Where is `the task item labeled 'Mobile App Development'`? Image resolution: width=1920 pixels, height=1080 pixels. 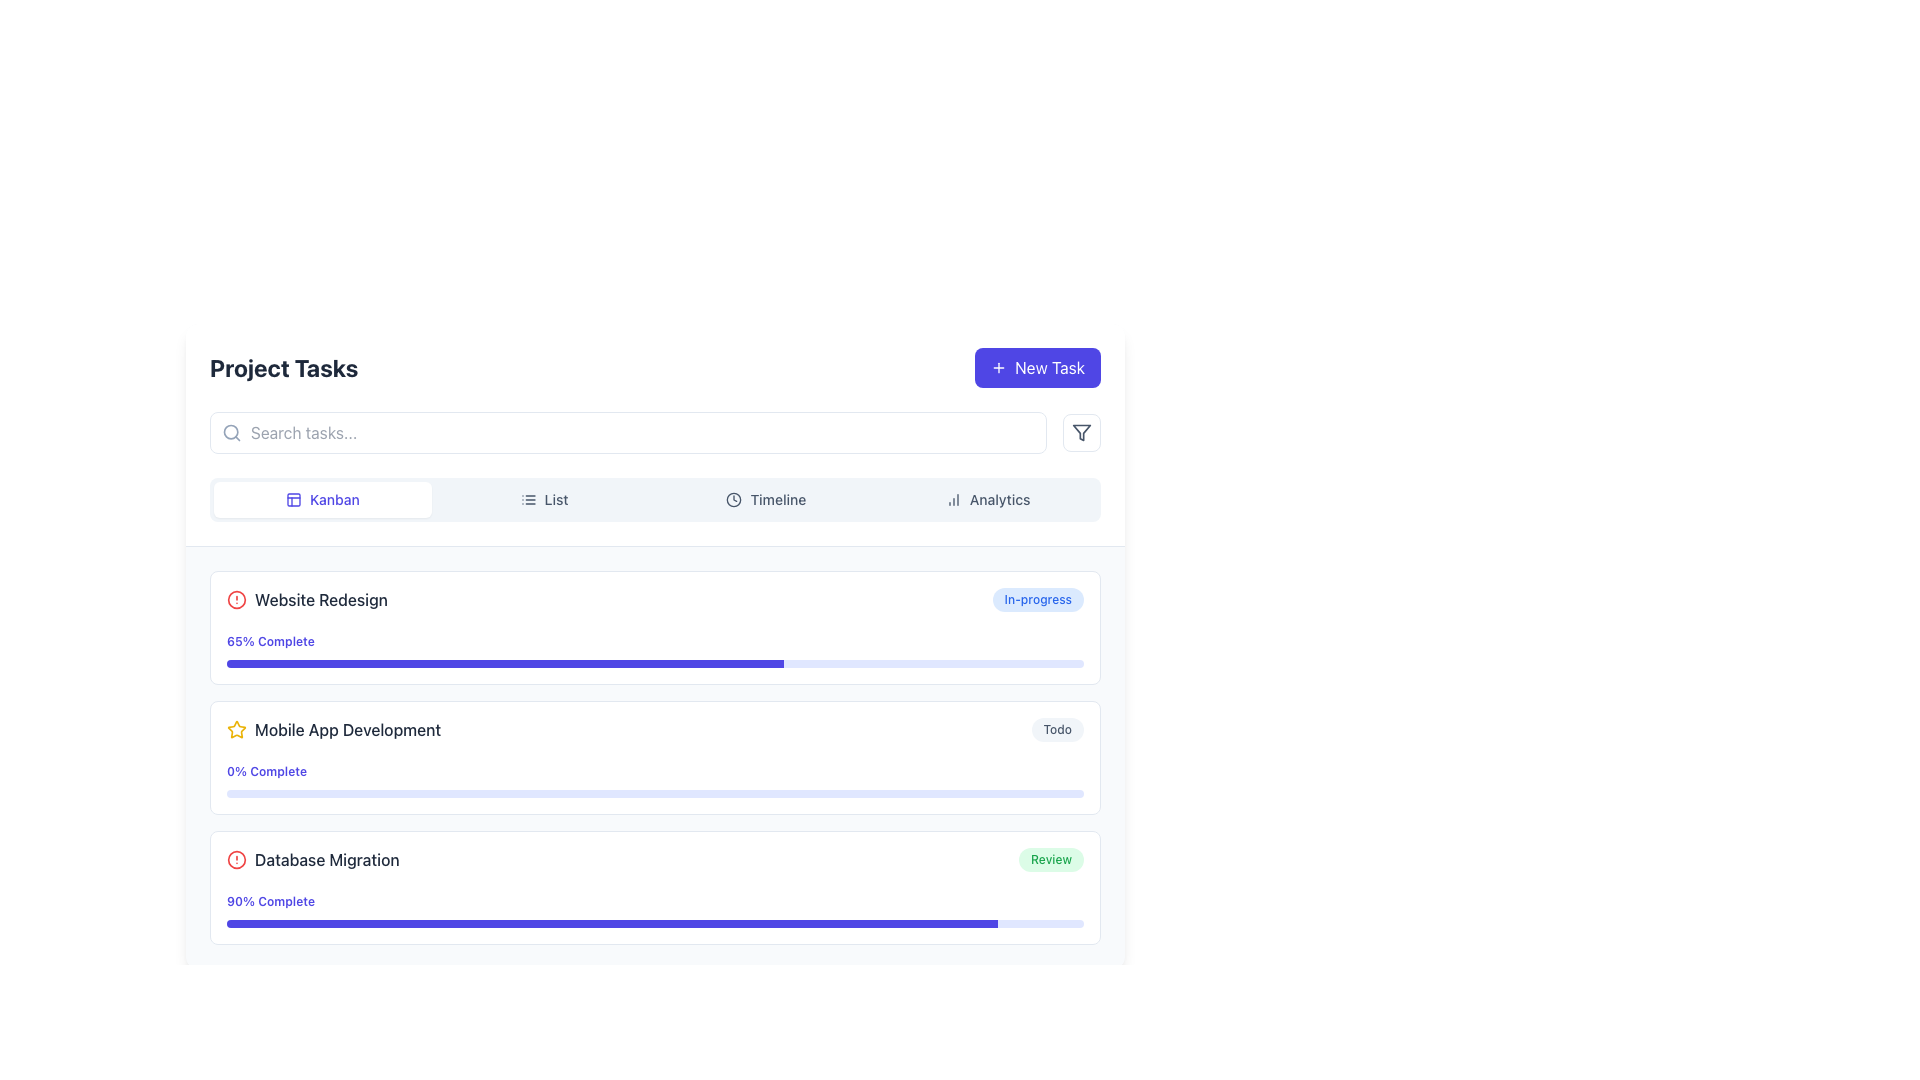
the task item labeled 'Mobile App Development' is located at coordinates (655, 729).